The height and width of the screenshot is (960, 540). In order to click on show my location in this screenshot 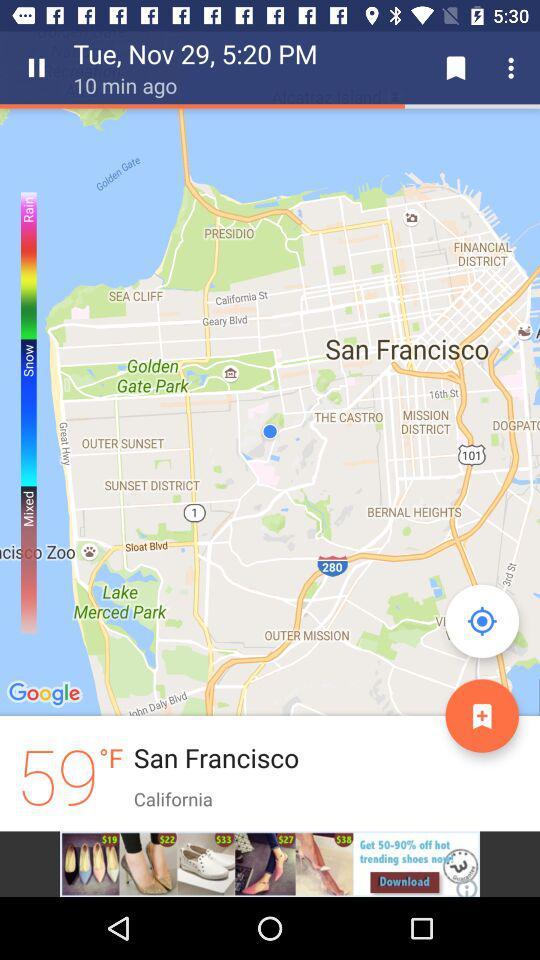, I will do `click(481, 620)`.